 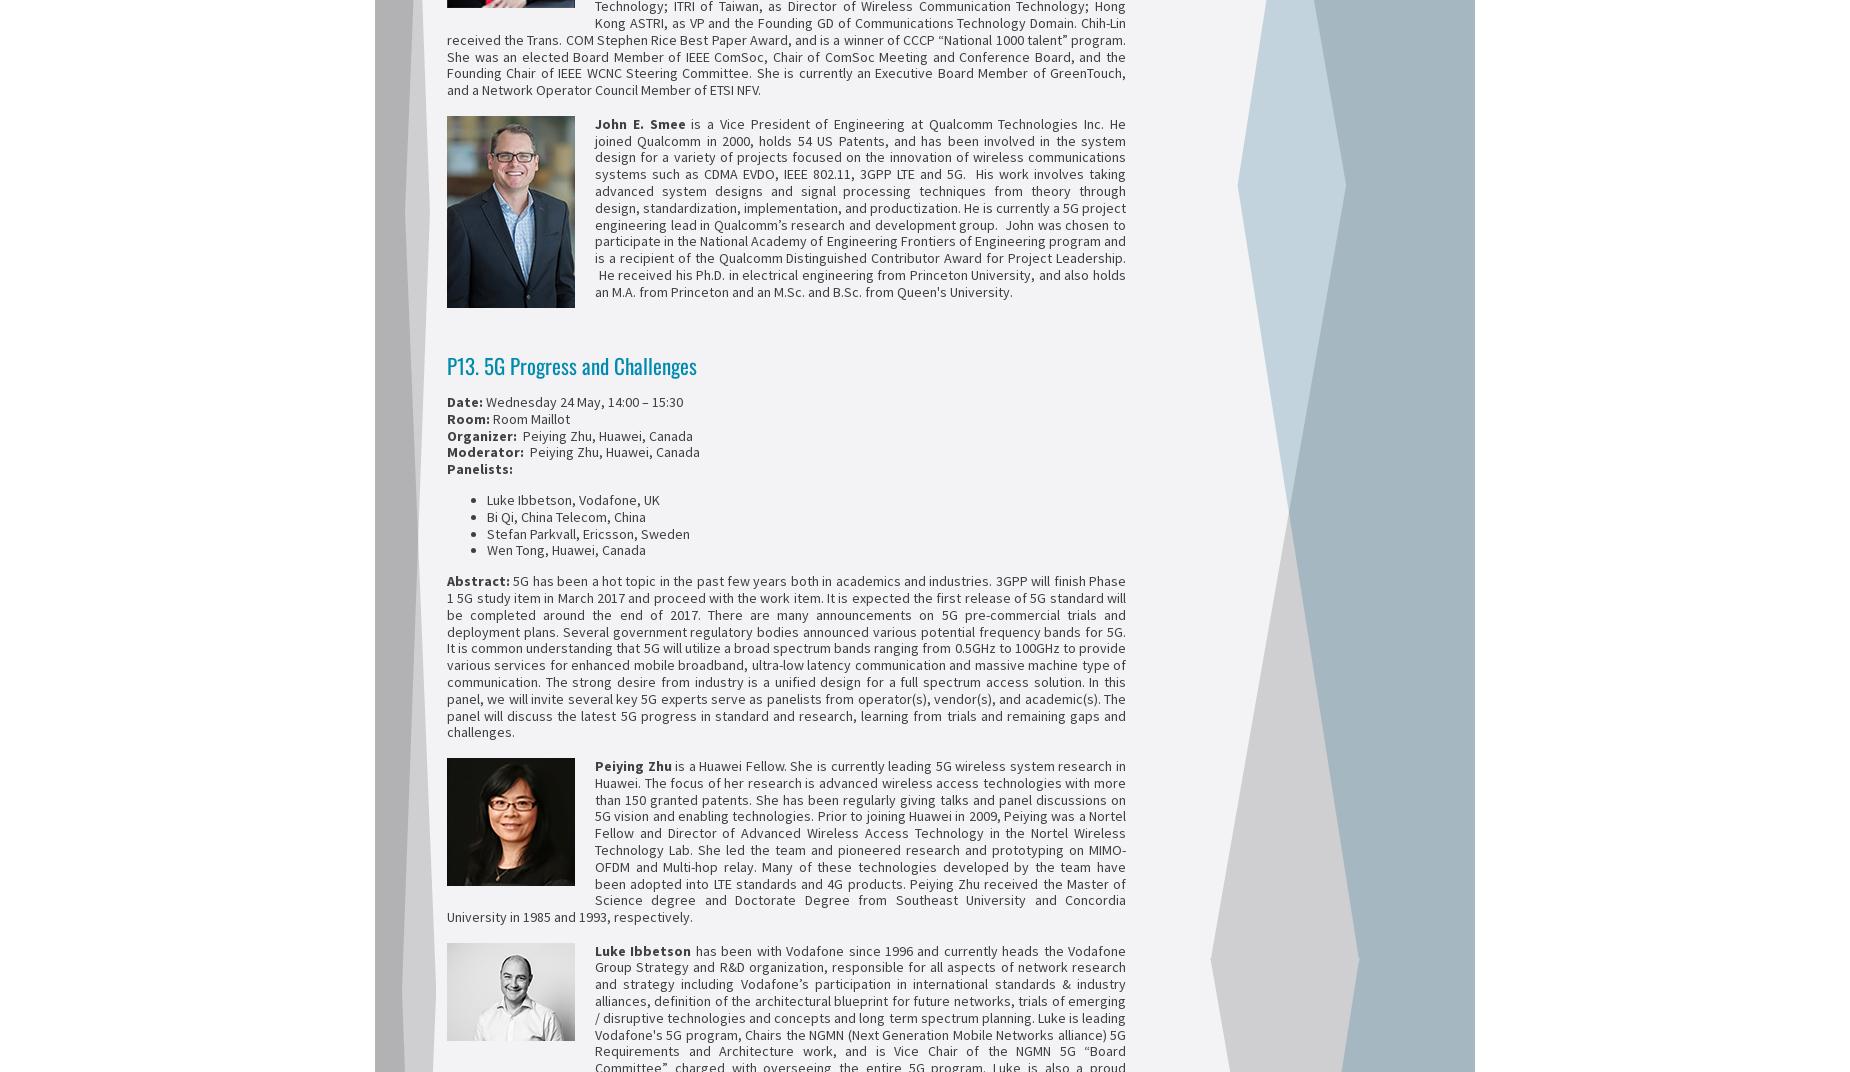 What do you see at coordinates (470, 416) in the screenshot?
I see `'Room:'` at bounding box center [470, 416].